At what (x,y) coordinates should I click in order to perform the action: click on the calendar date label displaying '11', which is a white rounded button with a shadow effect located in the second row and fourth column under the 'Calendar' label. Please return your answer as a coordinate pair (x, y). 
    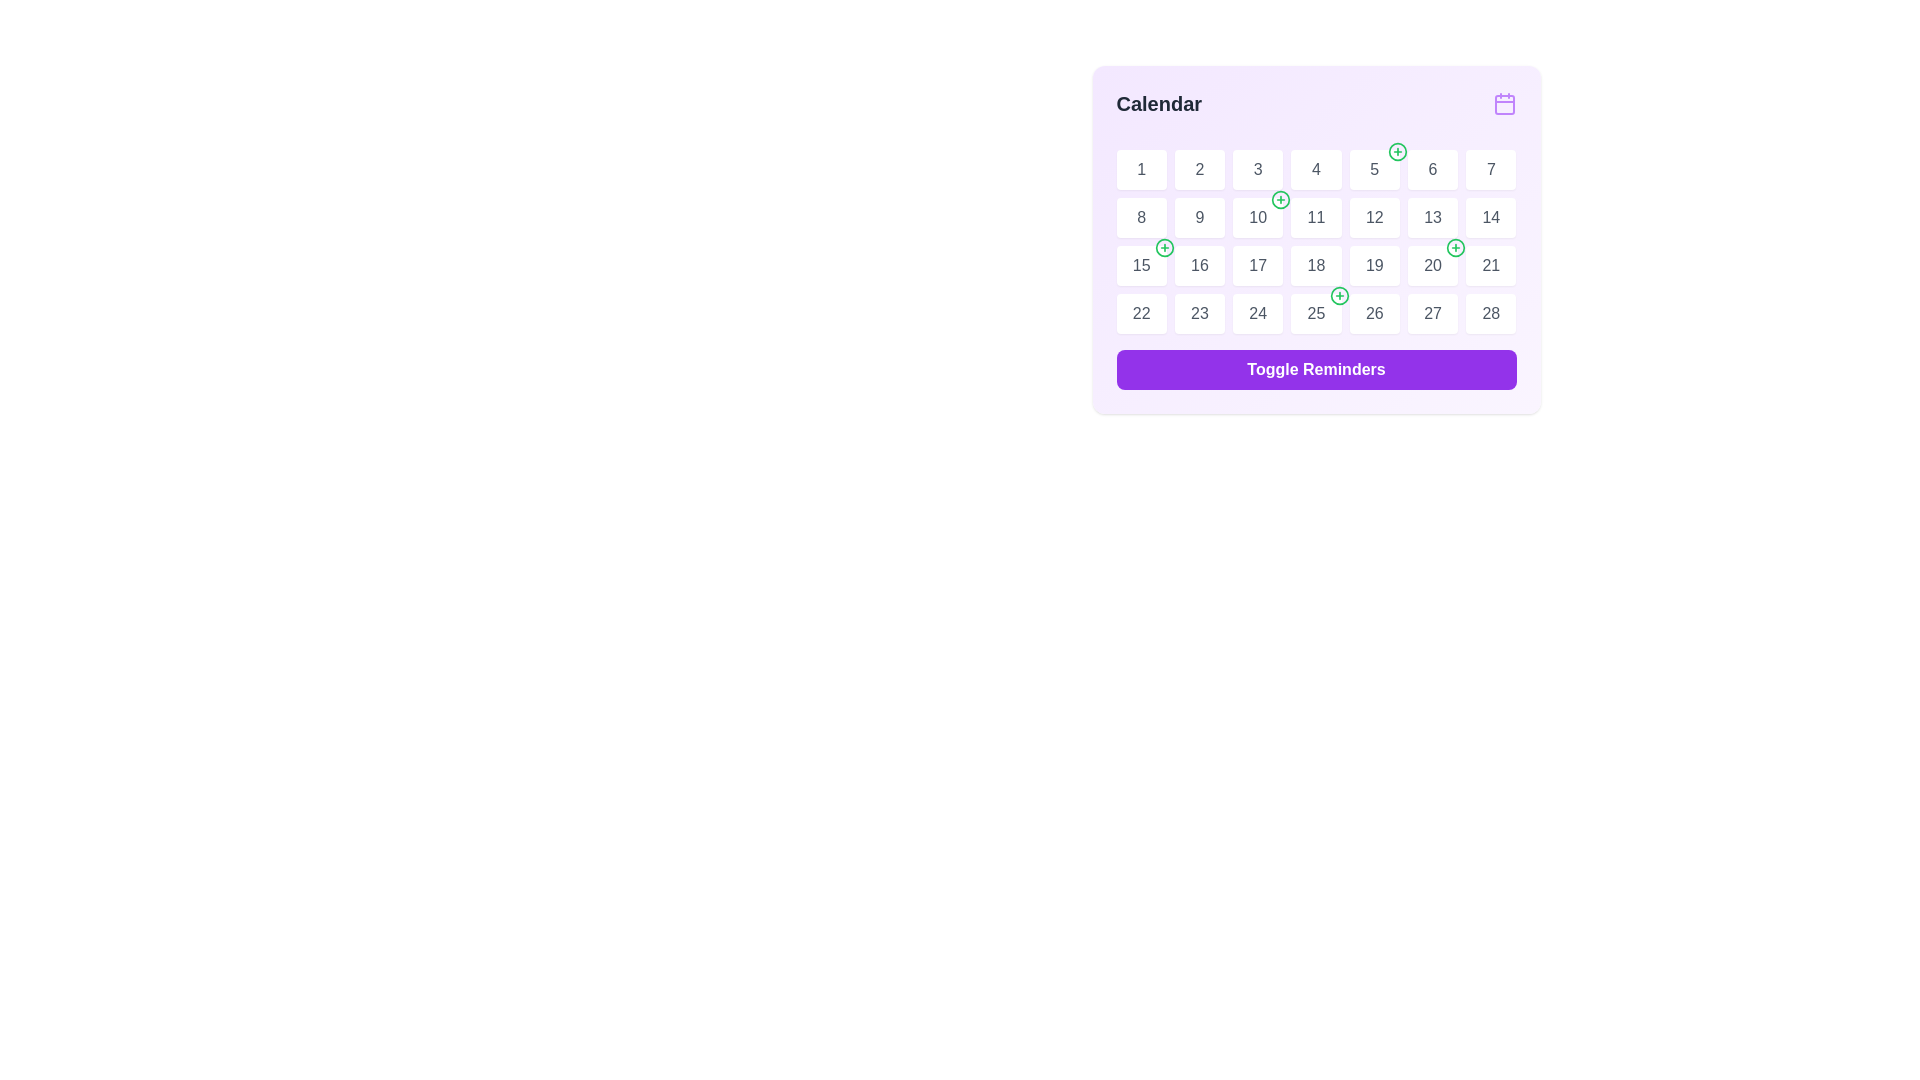
    Looking at the image, I should click on (1316, 218).